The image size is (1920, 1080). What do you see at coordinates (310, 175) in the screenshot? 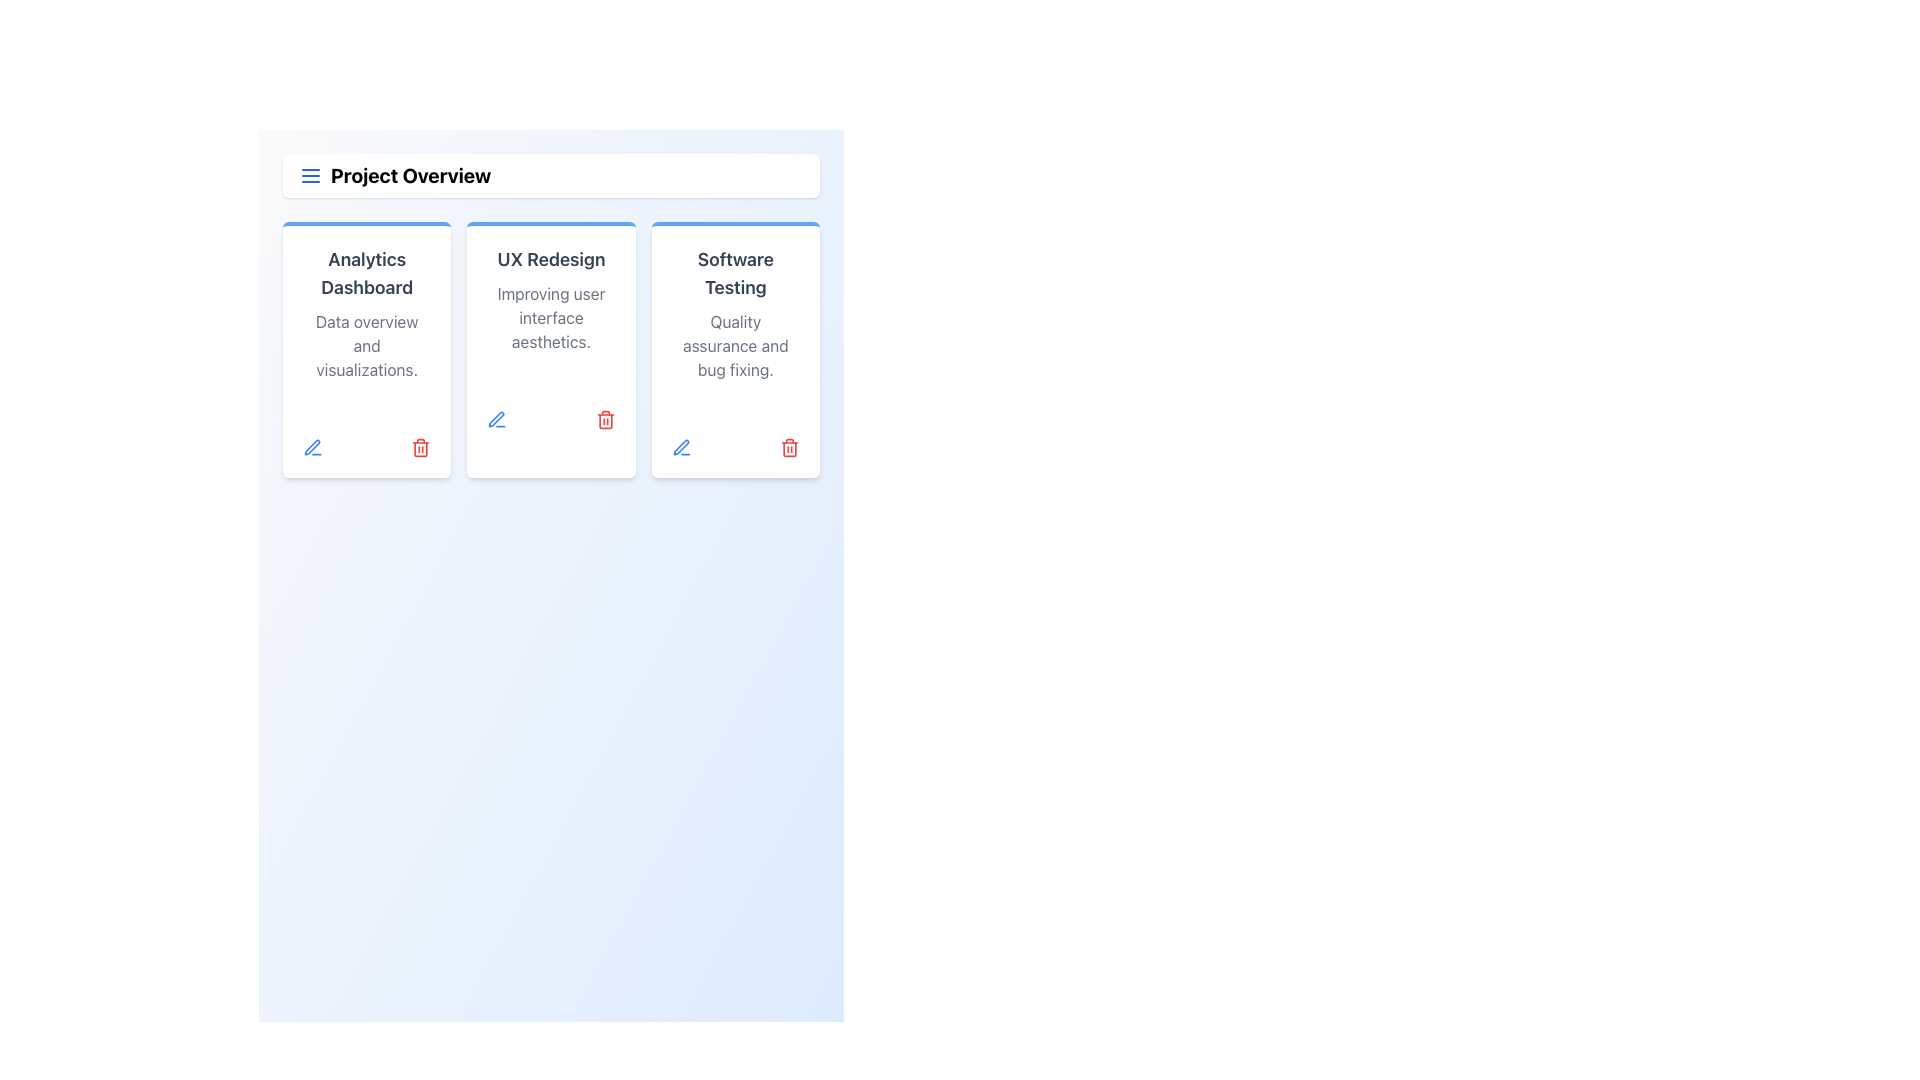
I see `the hamburger menu icon, which is a compact icon composed of three navy blue horizontally aligned lines, located to the left of the 'Project Overview' text in the header` at bounding box center [310, 175].